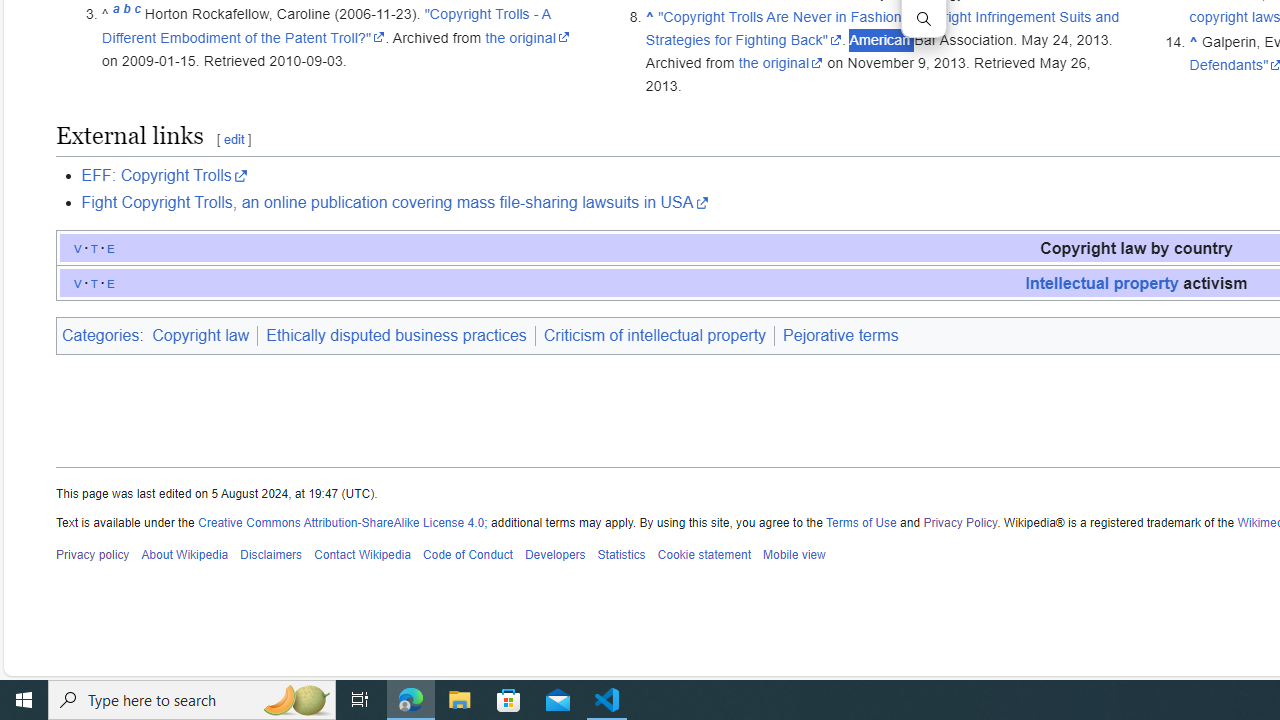 This screenshot has width=1280, height=720. I want to click on 'Creative Commons Attribution-ShareAlike License 4.0', so click(341, 521).